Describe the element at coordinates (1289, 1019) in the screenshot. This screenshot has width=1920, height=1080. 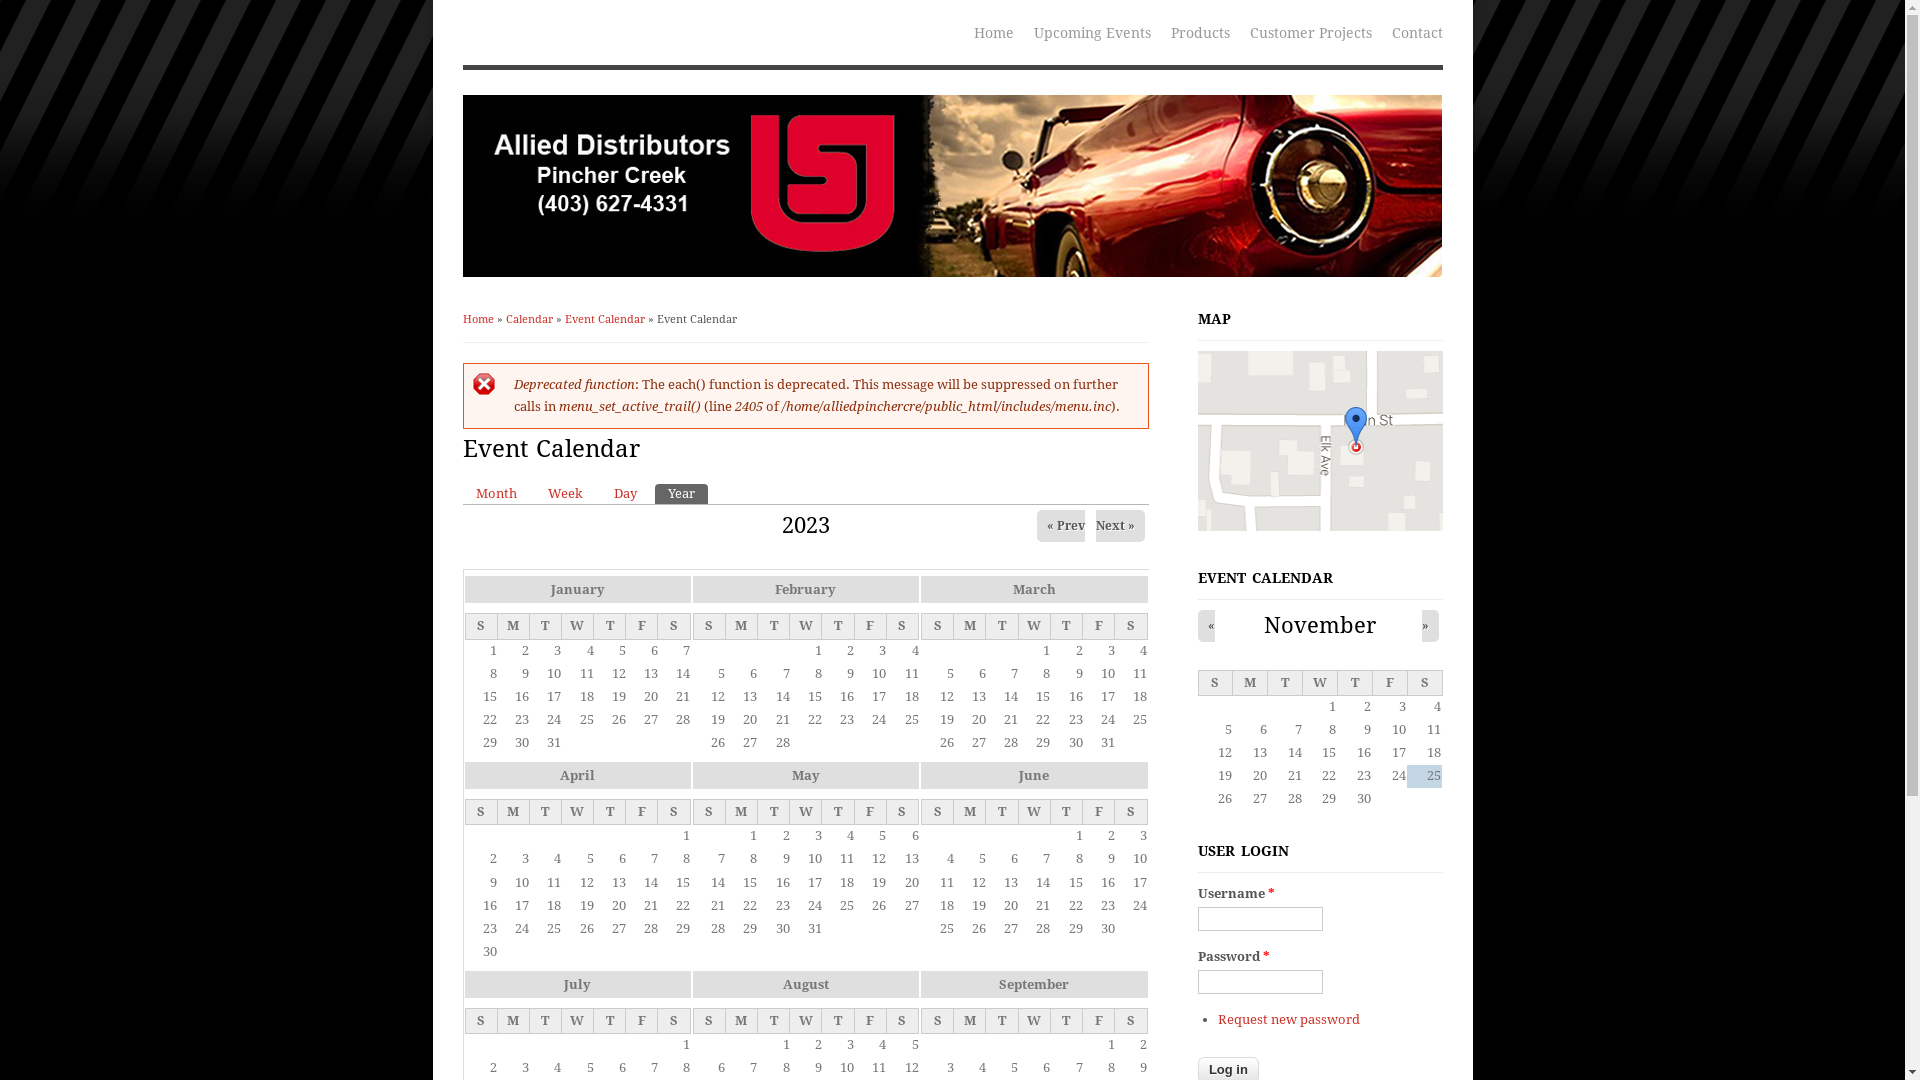
I see `'Request new password'` at that location.